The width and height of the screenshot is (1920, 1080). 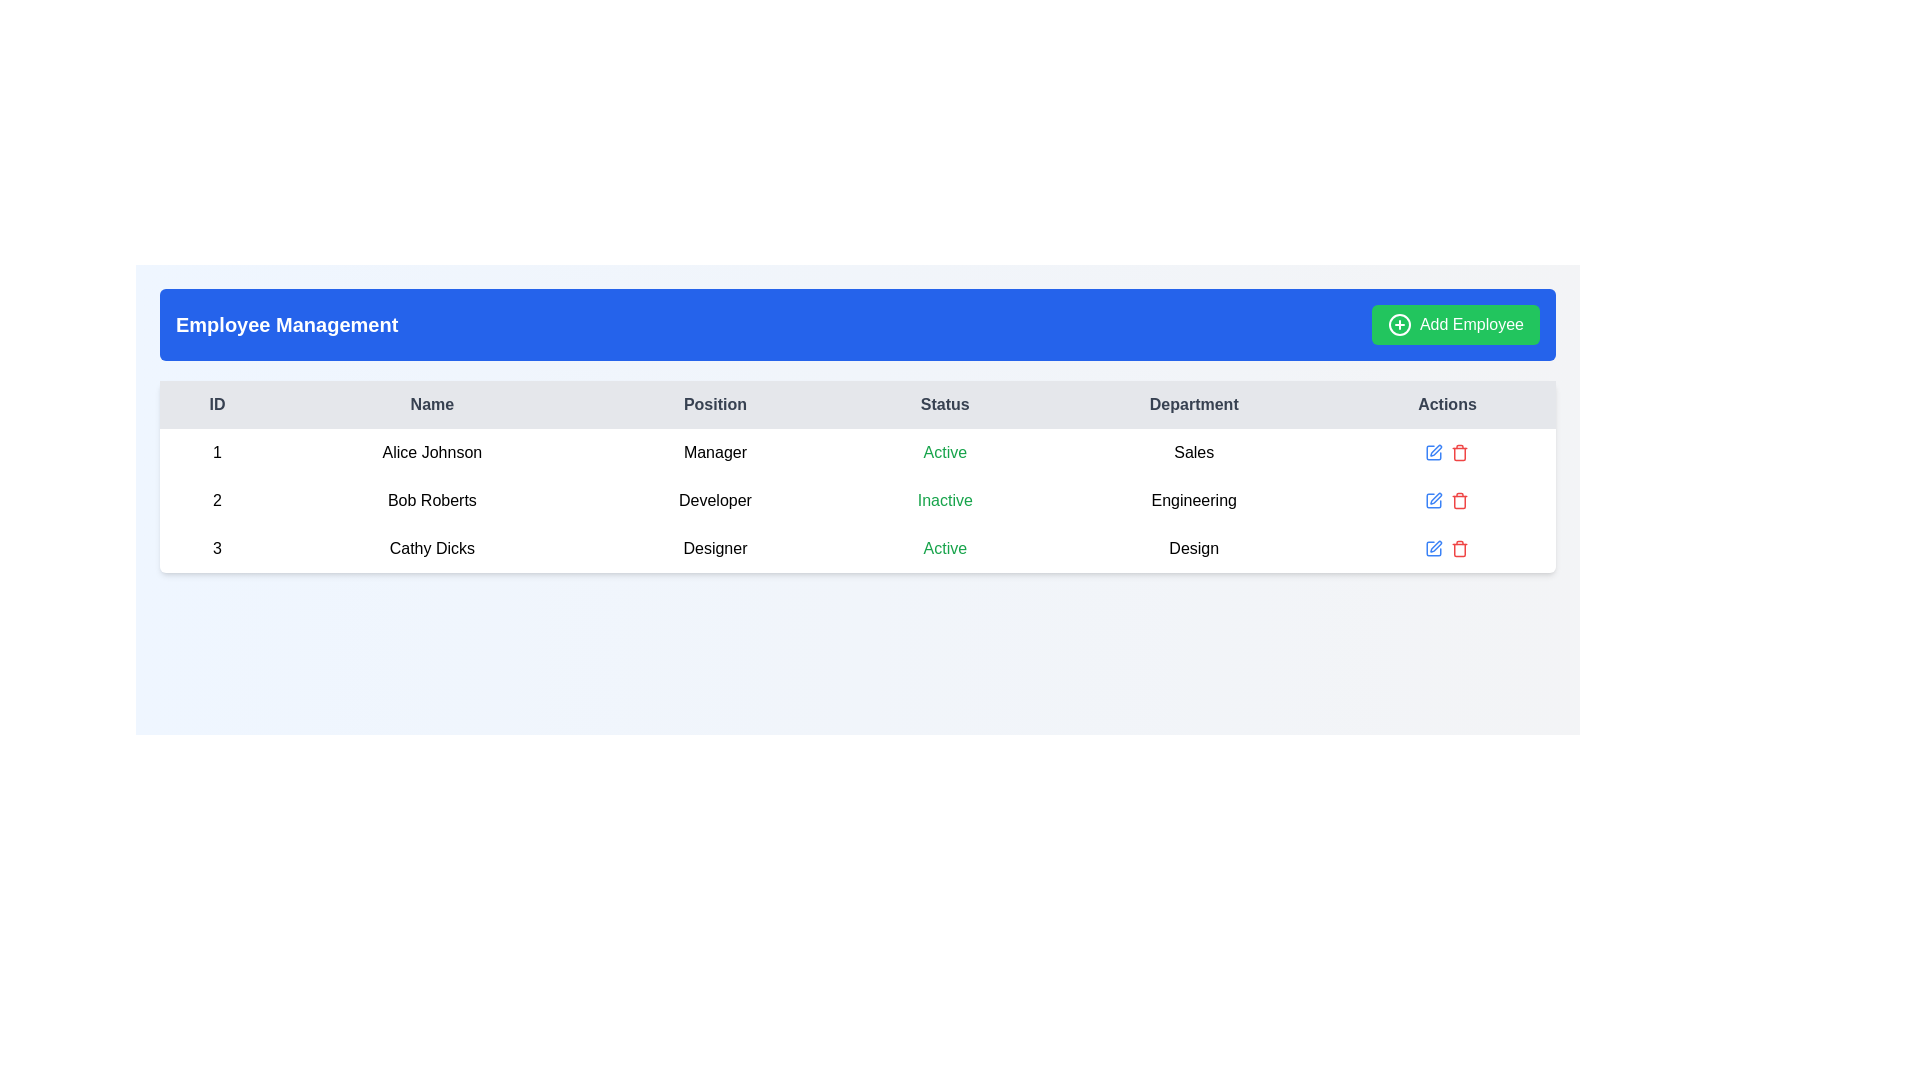 What do you see at coordinates (1194, 548) in the screenshot?
I see `the 'Design' text label located in the 'Department' column for the entry with ID '3' and Name 'Cathy Dicks'` at bounding box center [1194, 548].